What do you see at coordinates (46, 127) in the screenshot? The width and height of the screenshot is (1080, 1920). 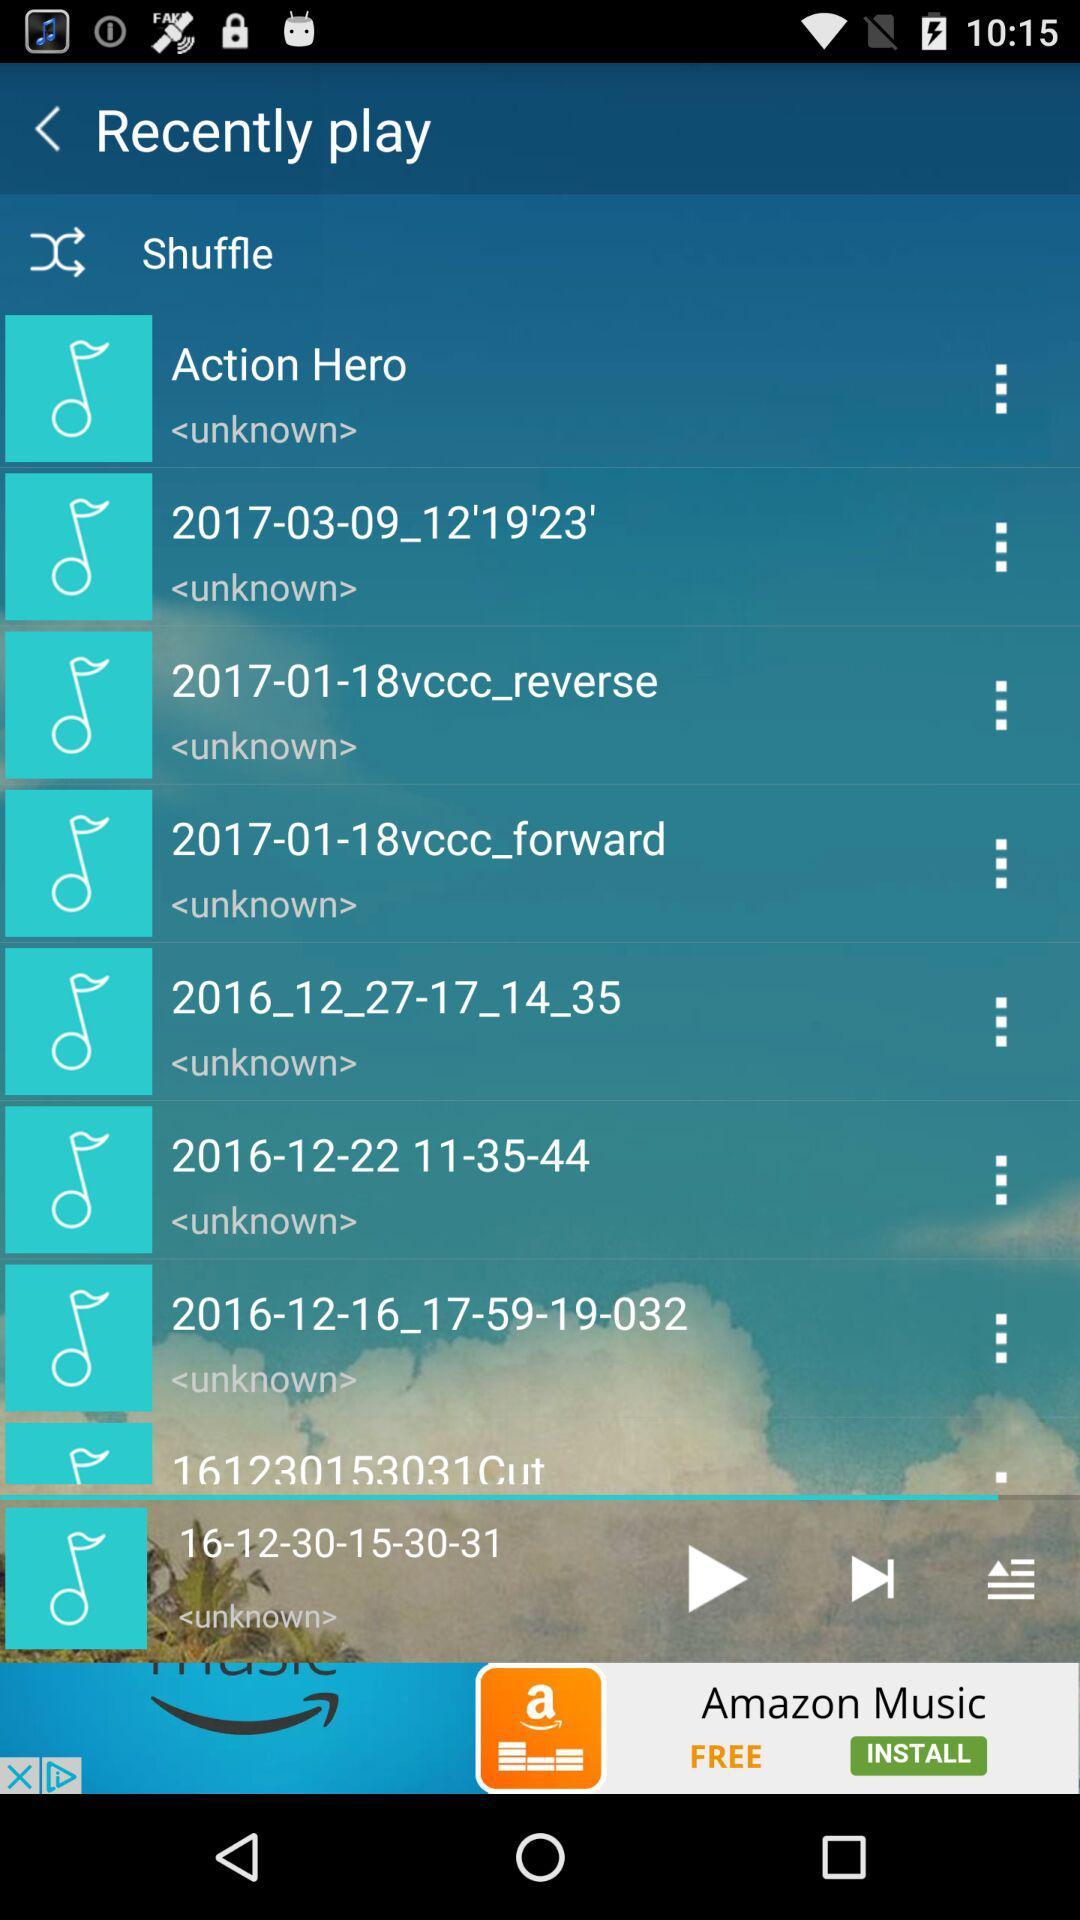 I see `back button` at bounding box center [46, 127].